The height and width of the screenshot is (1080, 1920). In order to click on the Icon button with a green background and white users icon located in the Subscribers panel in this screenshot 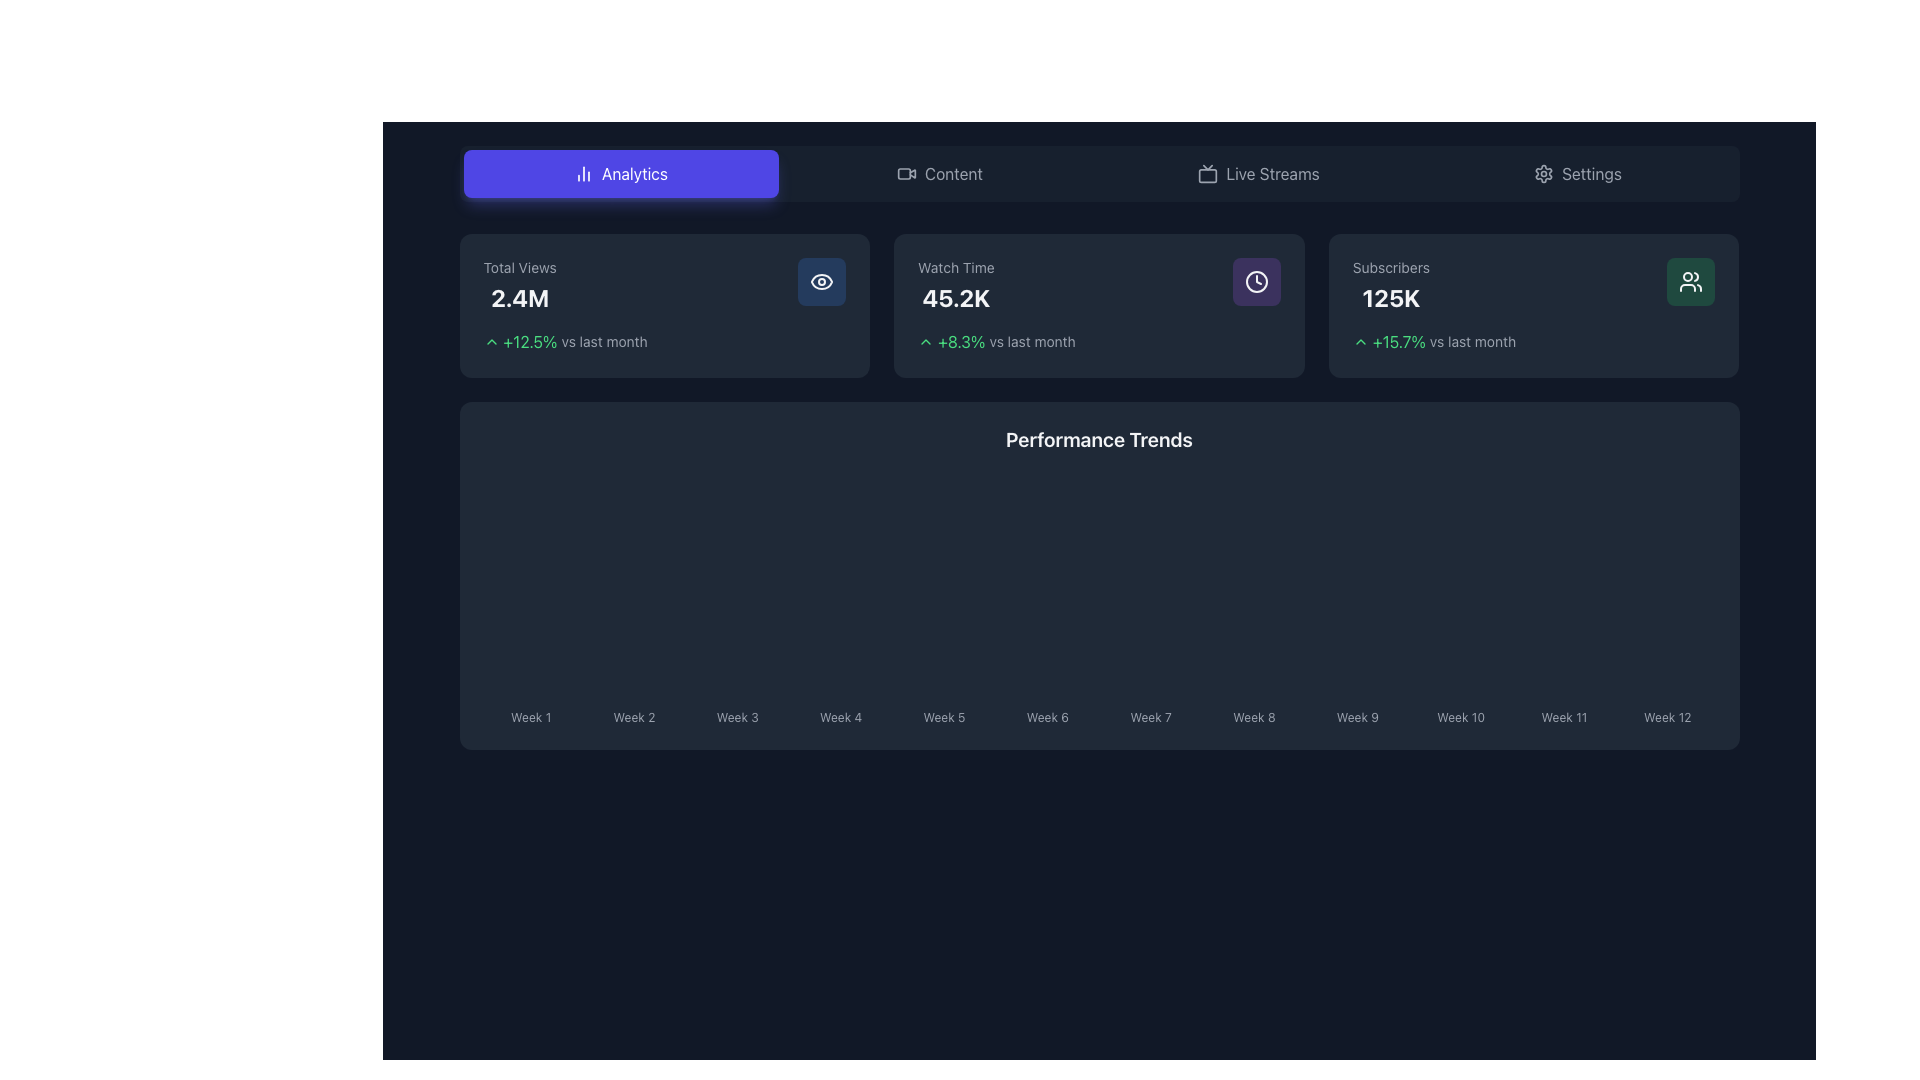, I will do `click(1690, 281)`.